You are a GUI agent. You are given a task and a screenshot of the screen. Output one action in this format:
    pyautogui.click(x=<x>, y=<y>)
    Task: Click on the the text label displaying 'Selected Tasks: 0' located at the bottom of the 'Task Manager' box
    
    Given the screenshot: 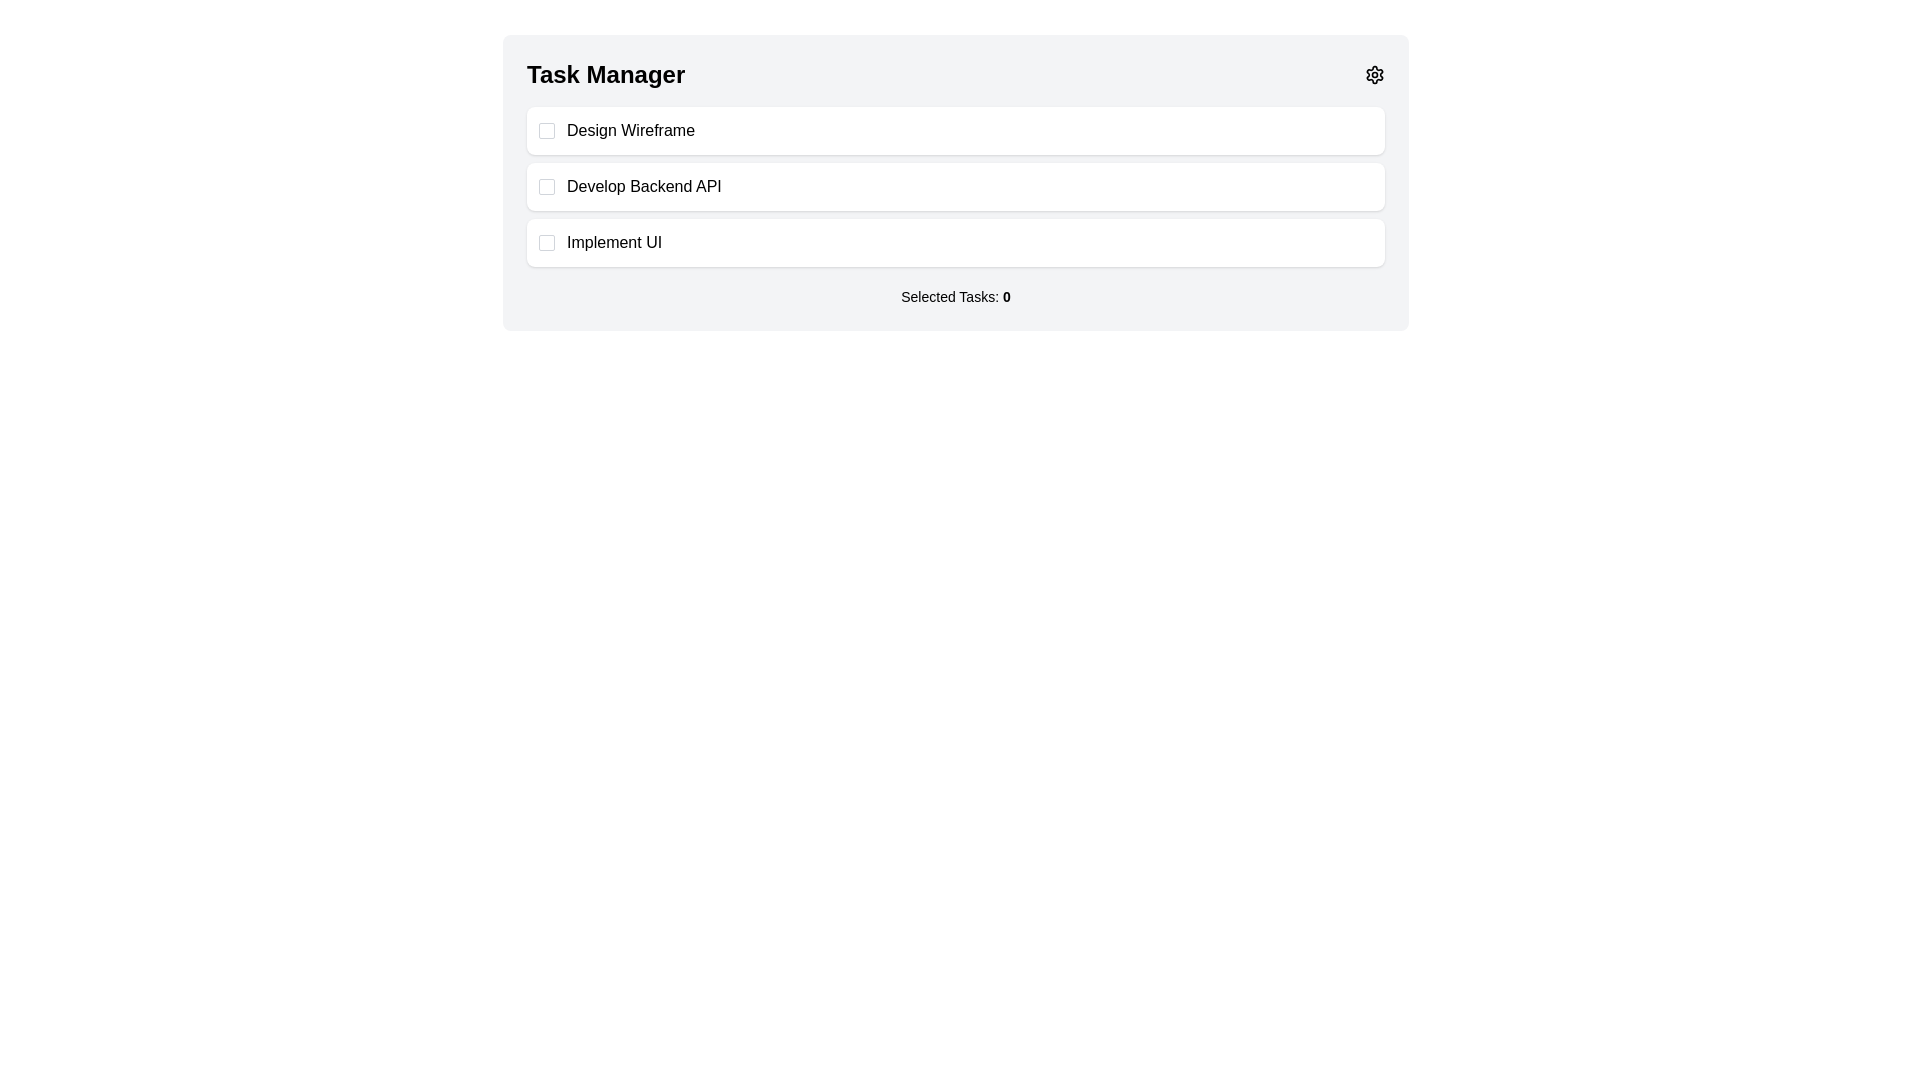 What is the action you would take?
    pyautogui.click(x=954, y=297)
    